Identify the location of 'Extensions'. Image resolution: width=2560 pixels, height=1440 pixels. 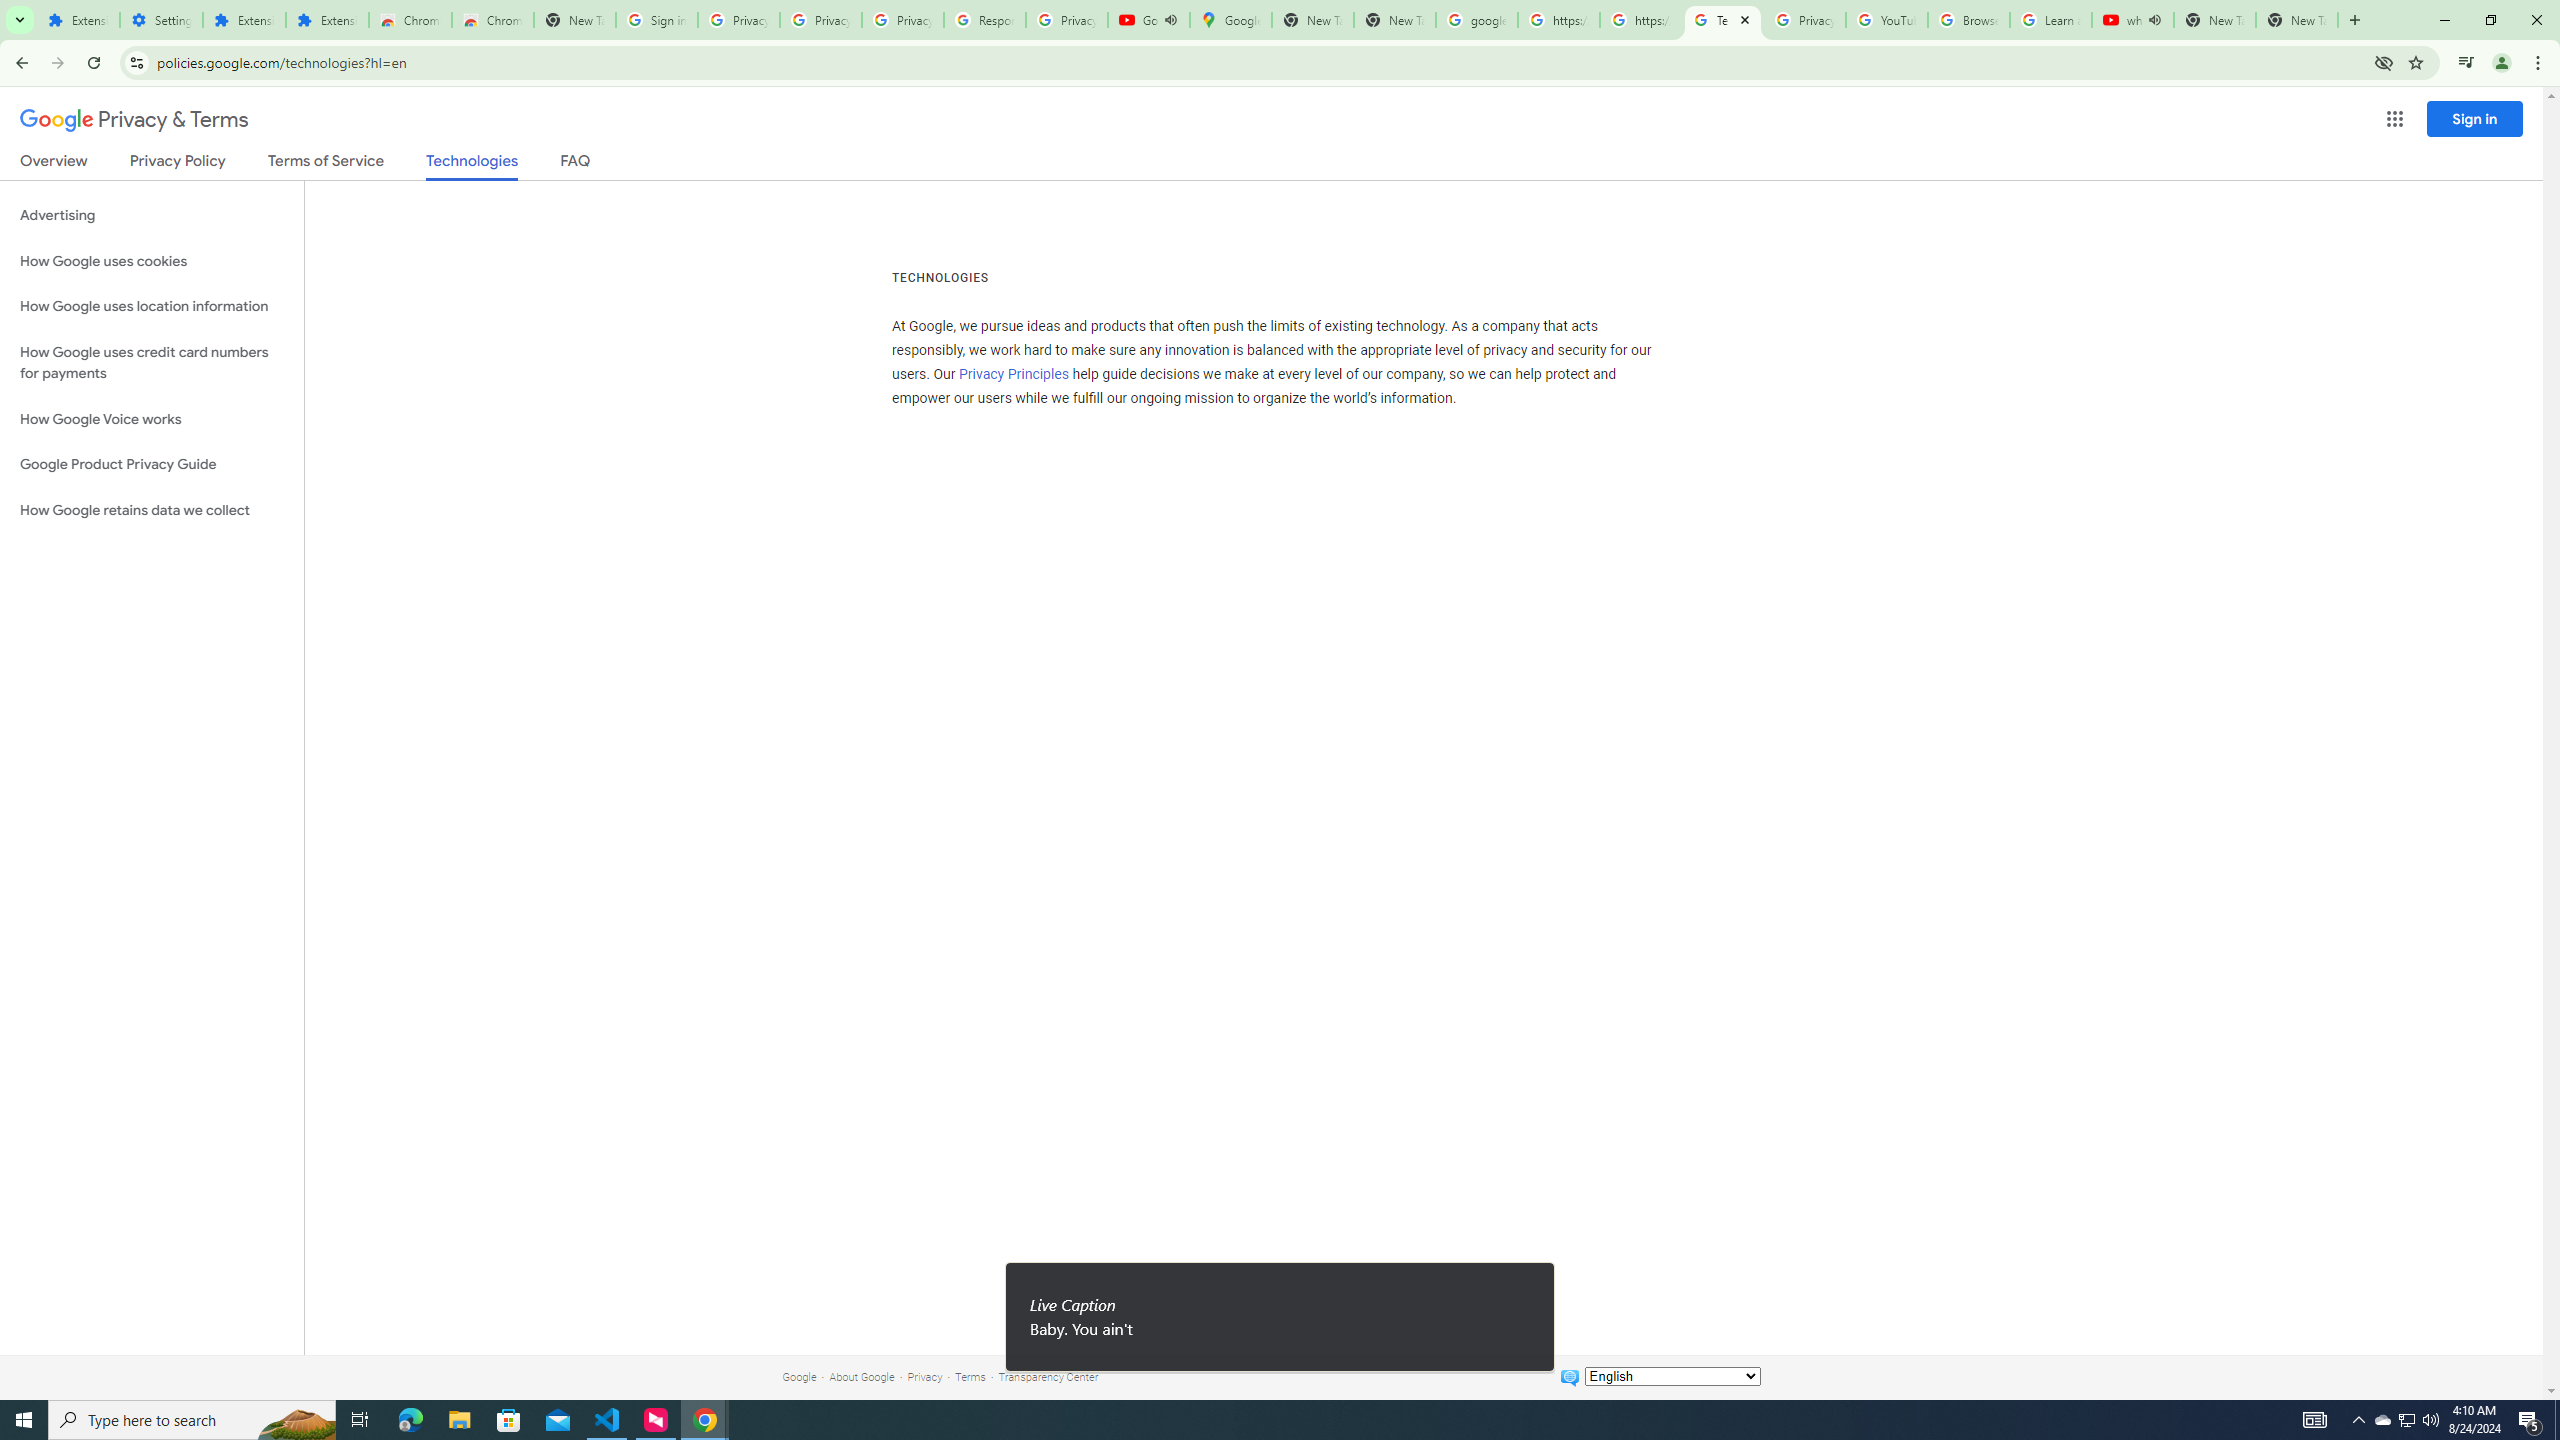
(77, 19).